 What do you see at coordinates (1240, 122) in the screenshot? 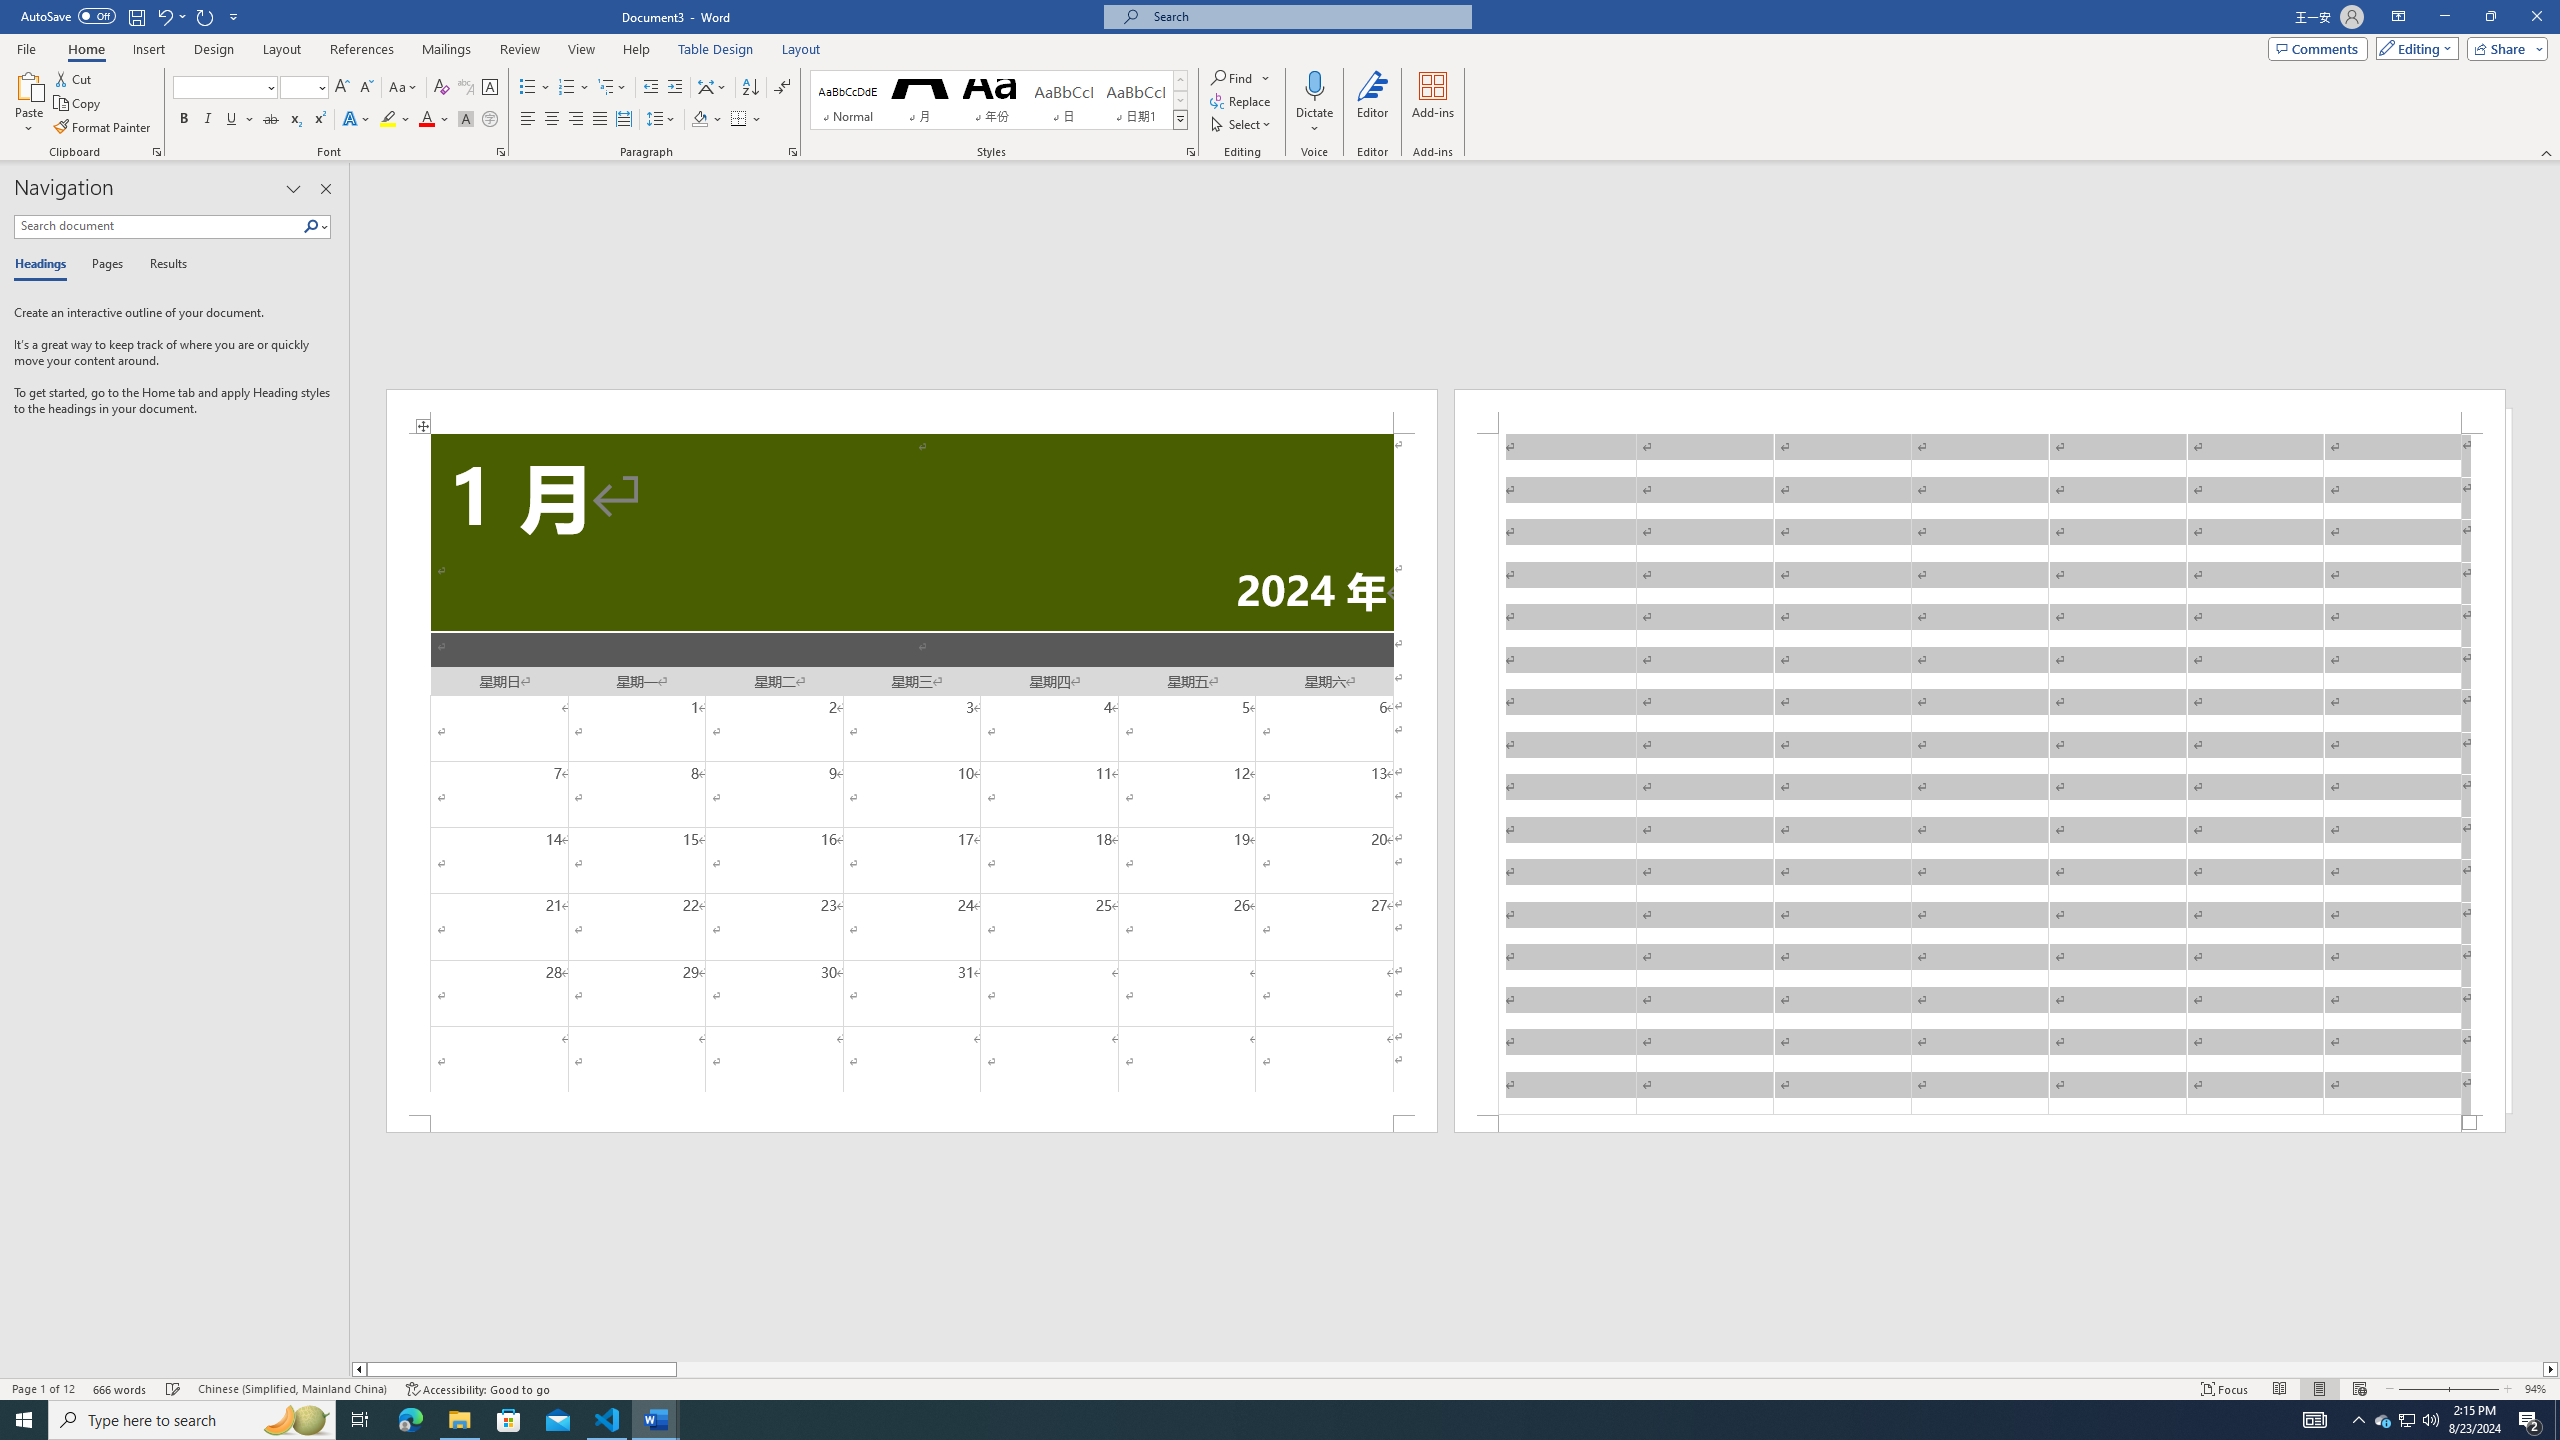
I see `'Select'` at bounding box center [1240, 122].